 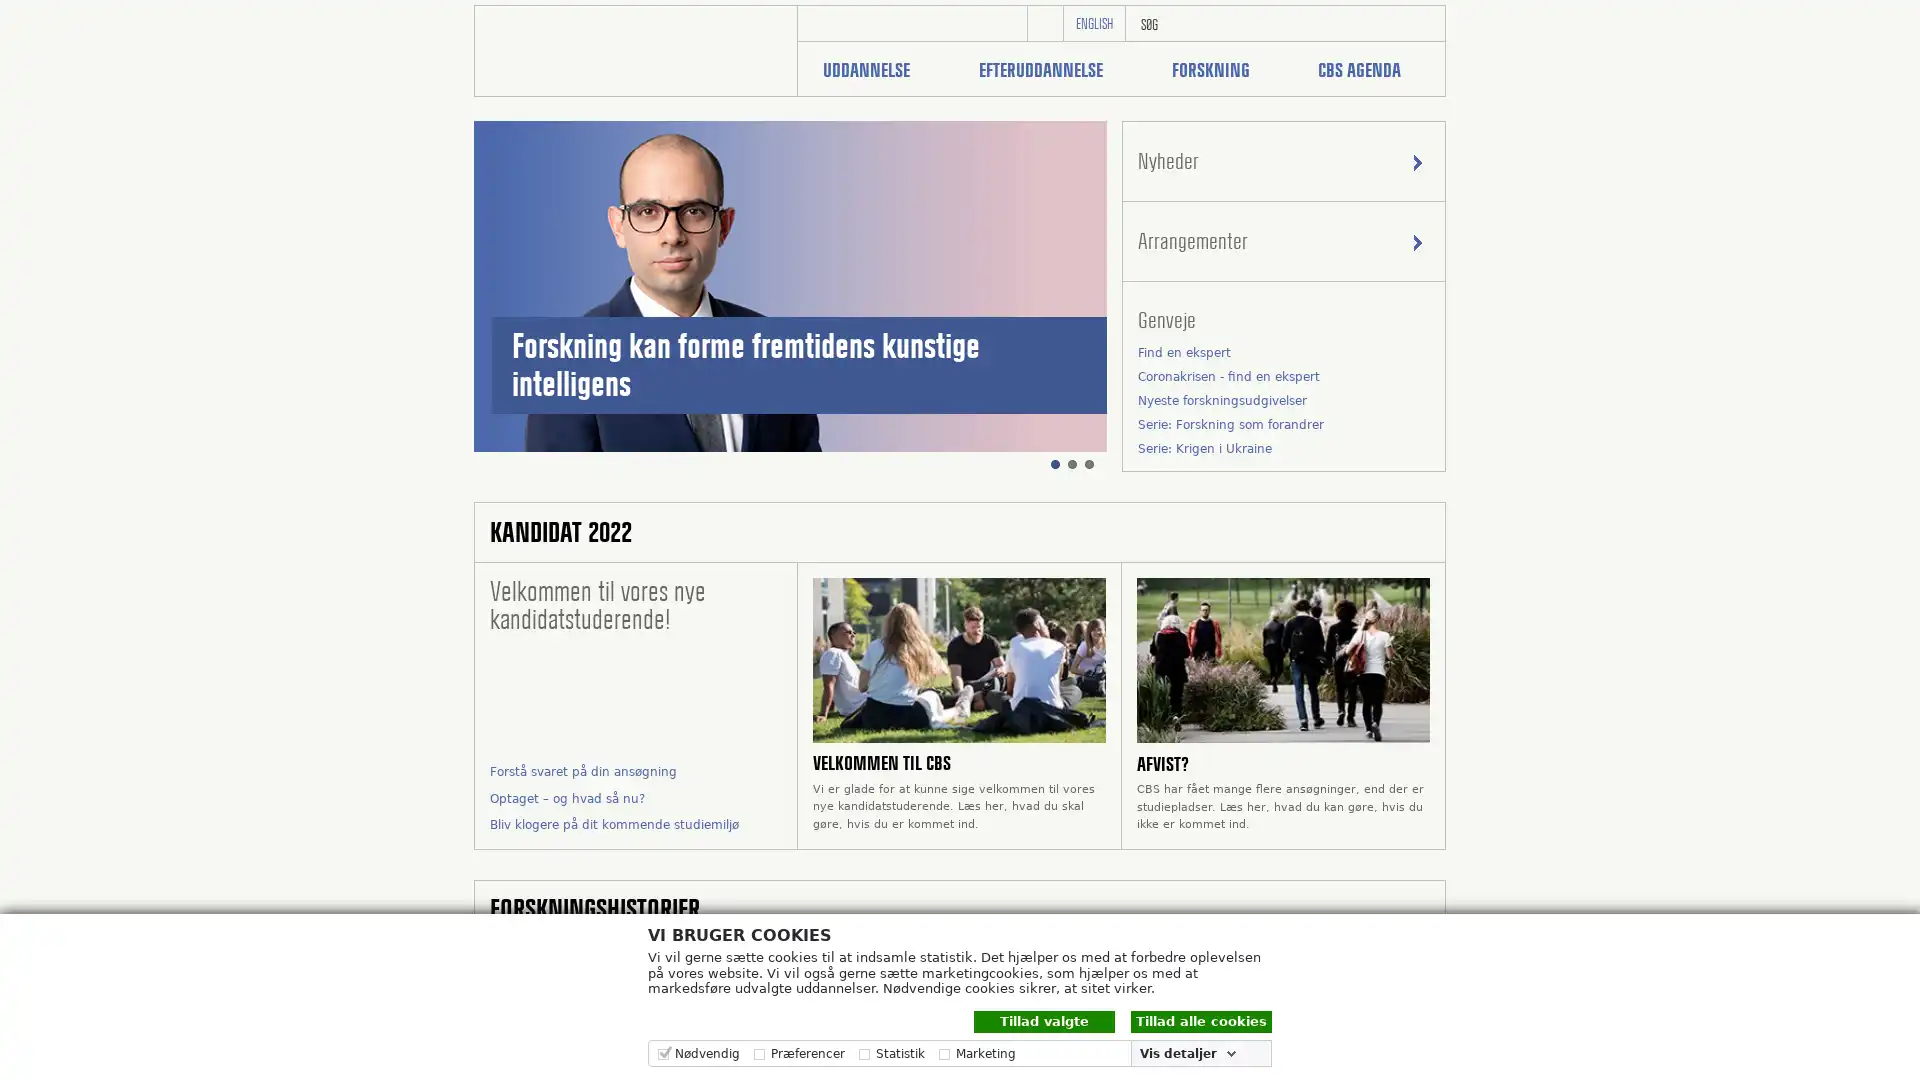 What do you see at coordinates (1283, 319) in the screenshot?
I see `Genveje` at bounding box center [1283, 319].